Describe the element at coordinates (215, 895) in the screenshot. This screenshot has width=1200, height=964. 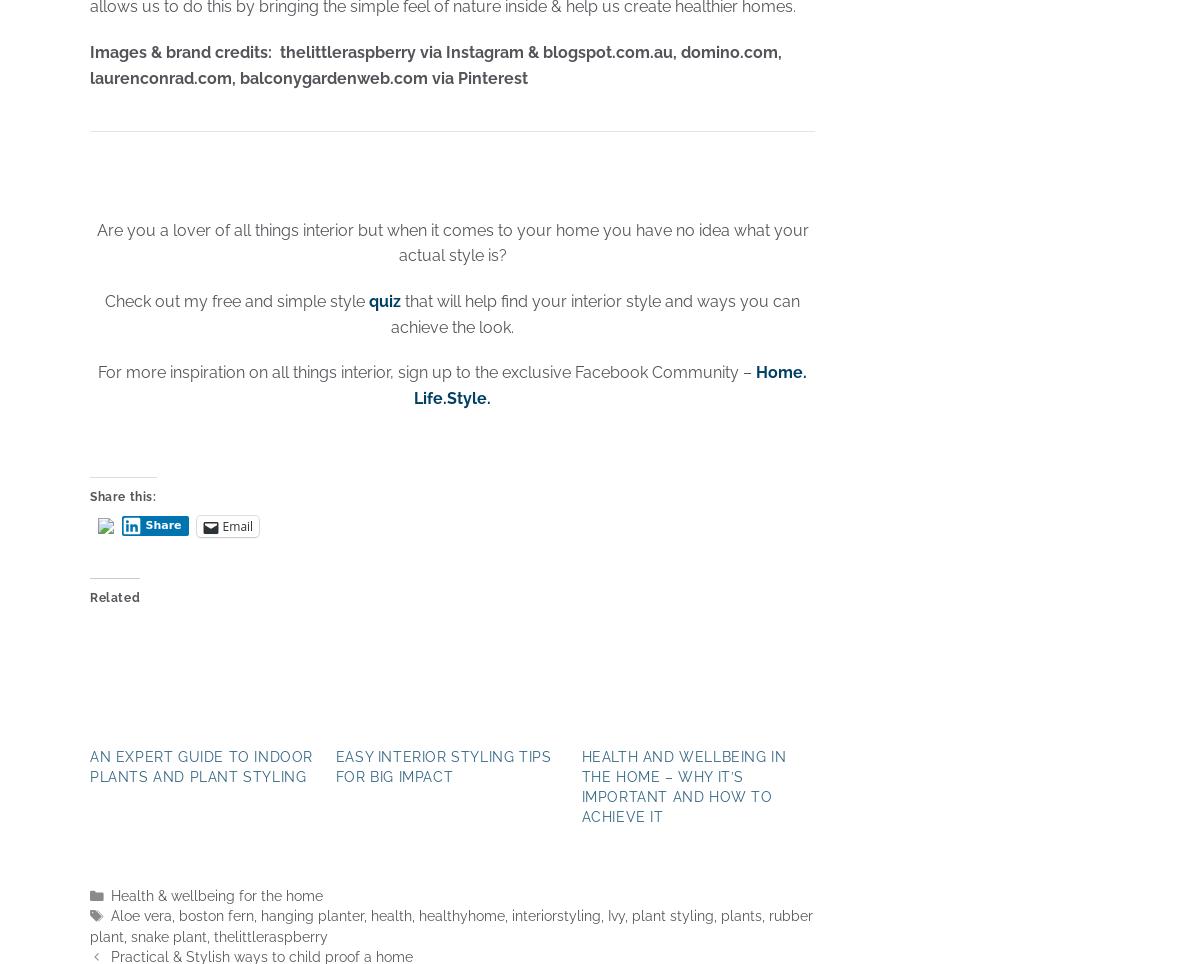
I see `'Health & wellbeing for the home'` at that location.